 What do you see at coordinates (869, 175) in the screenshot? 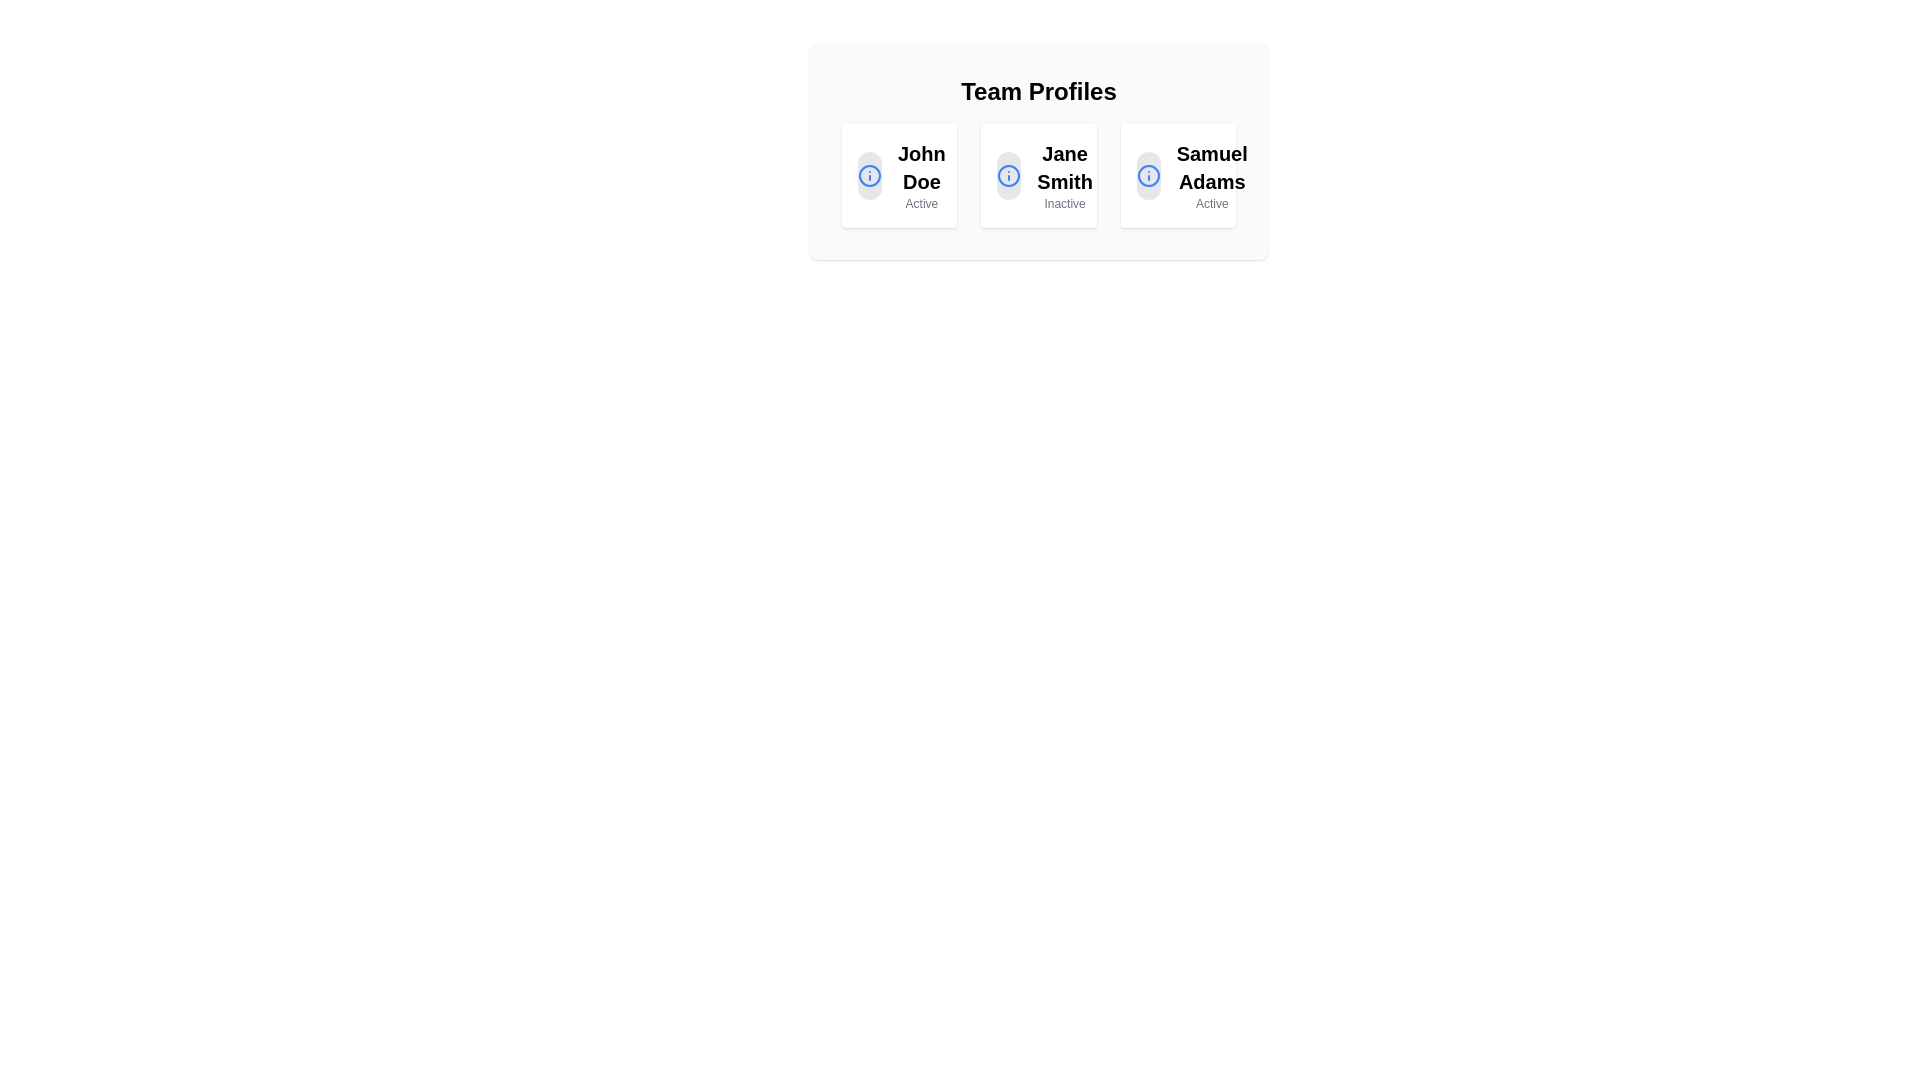
I see `the circular information icon with a blue border and 'i' symbol located inside the card labeled 'John Doe' in the 'Team Profiles' section` at bounding box center [869, 175].